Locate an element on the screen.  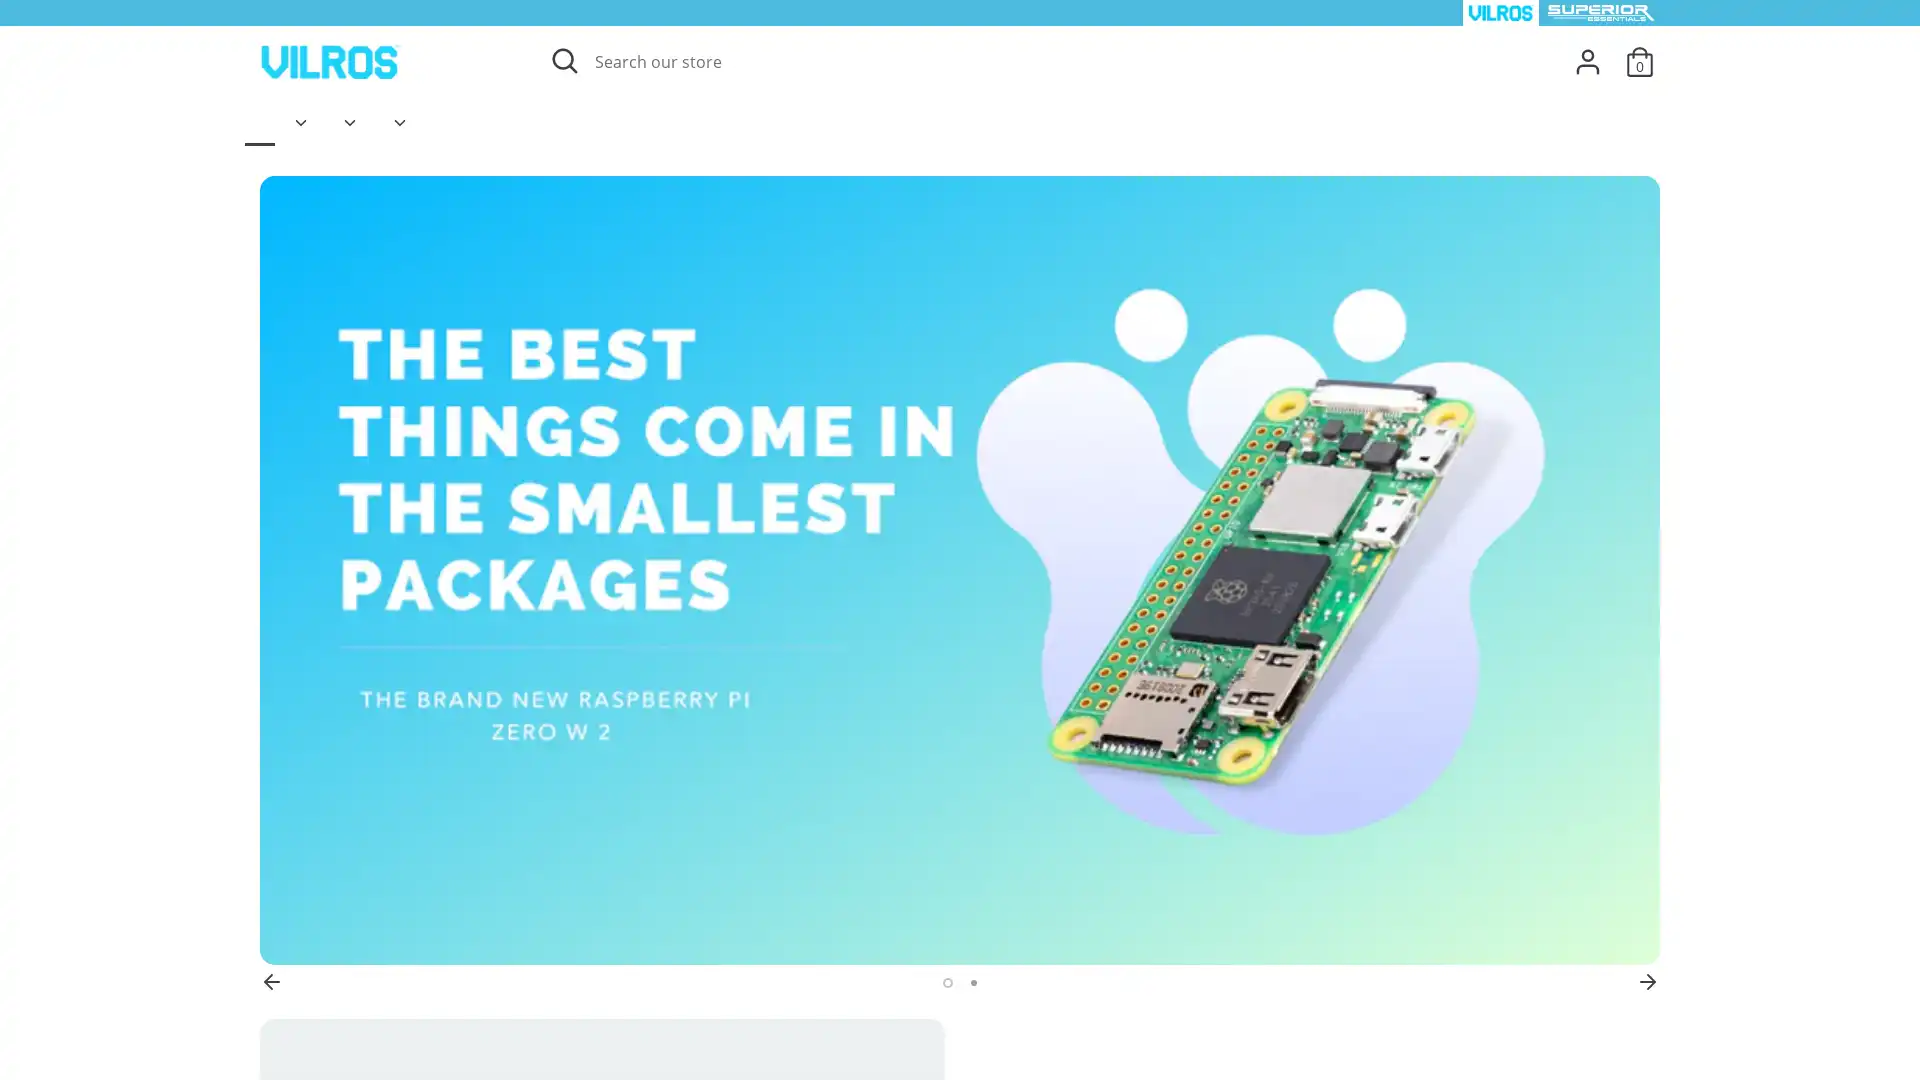
Open Search is located at coordinates (562, 60).